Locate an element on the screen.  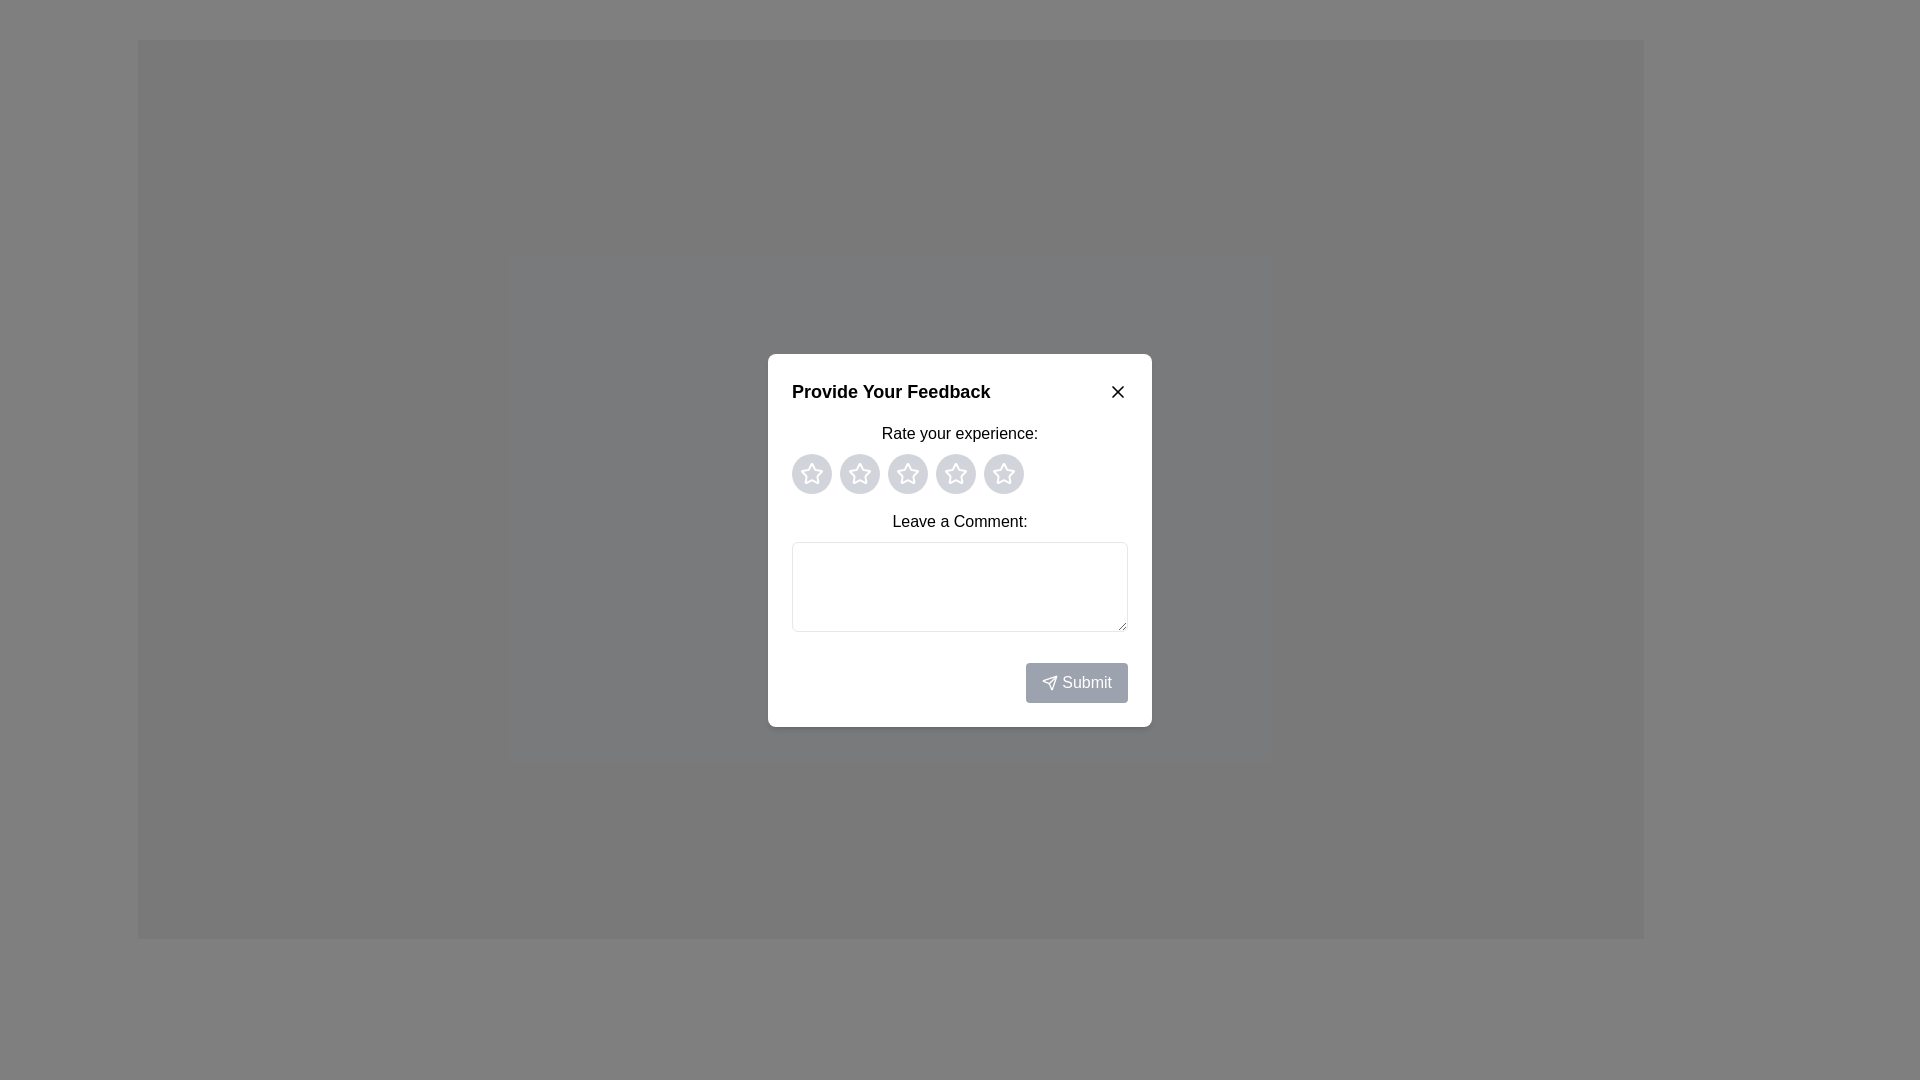
the third star-shaped icon in the rating system is located at coordinates (906, 473).